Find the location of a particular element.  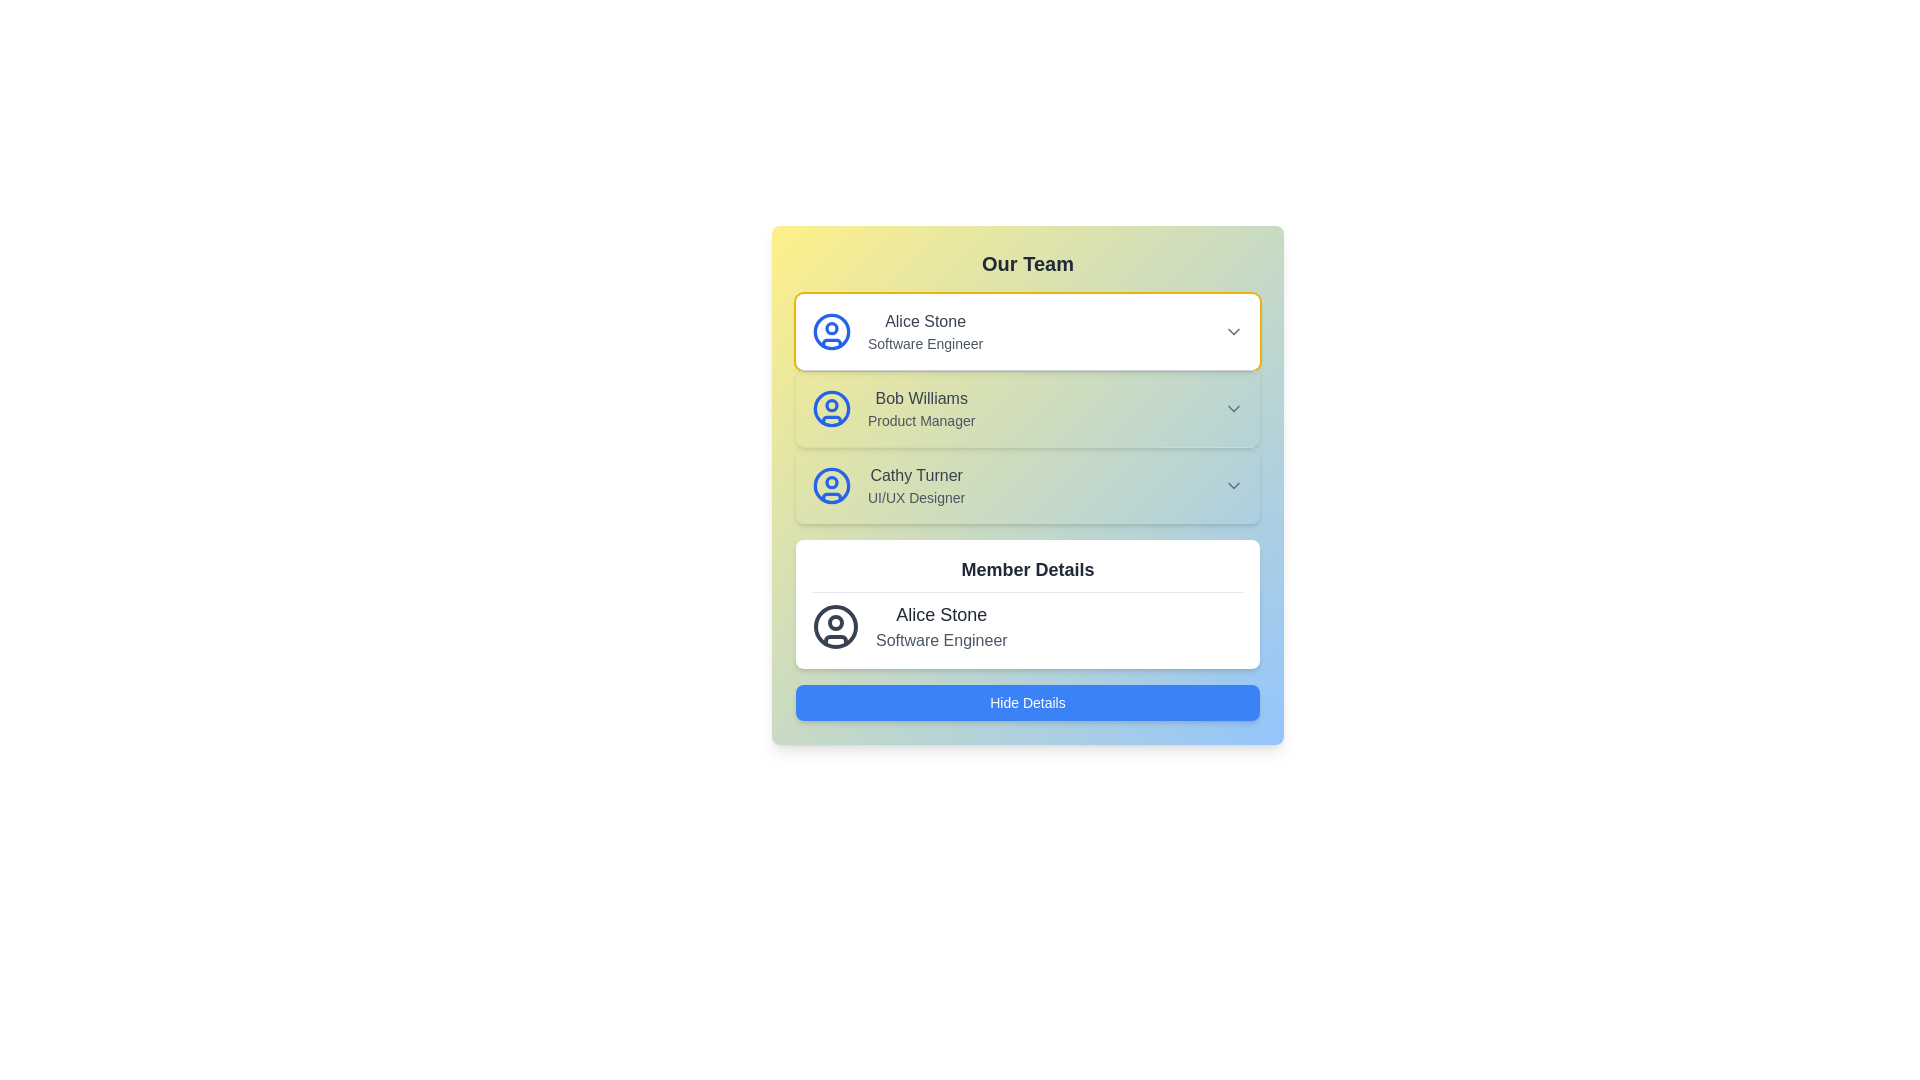

the circular blue user icon representing 'Bob Williams' located to the left of the text 'Bob Williams Product Manager' in the team members list is located at coordinates (831, 407).